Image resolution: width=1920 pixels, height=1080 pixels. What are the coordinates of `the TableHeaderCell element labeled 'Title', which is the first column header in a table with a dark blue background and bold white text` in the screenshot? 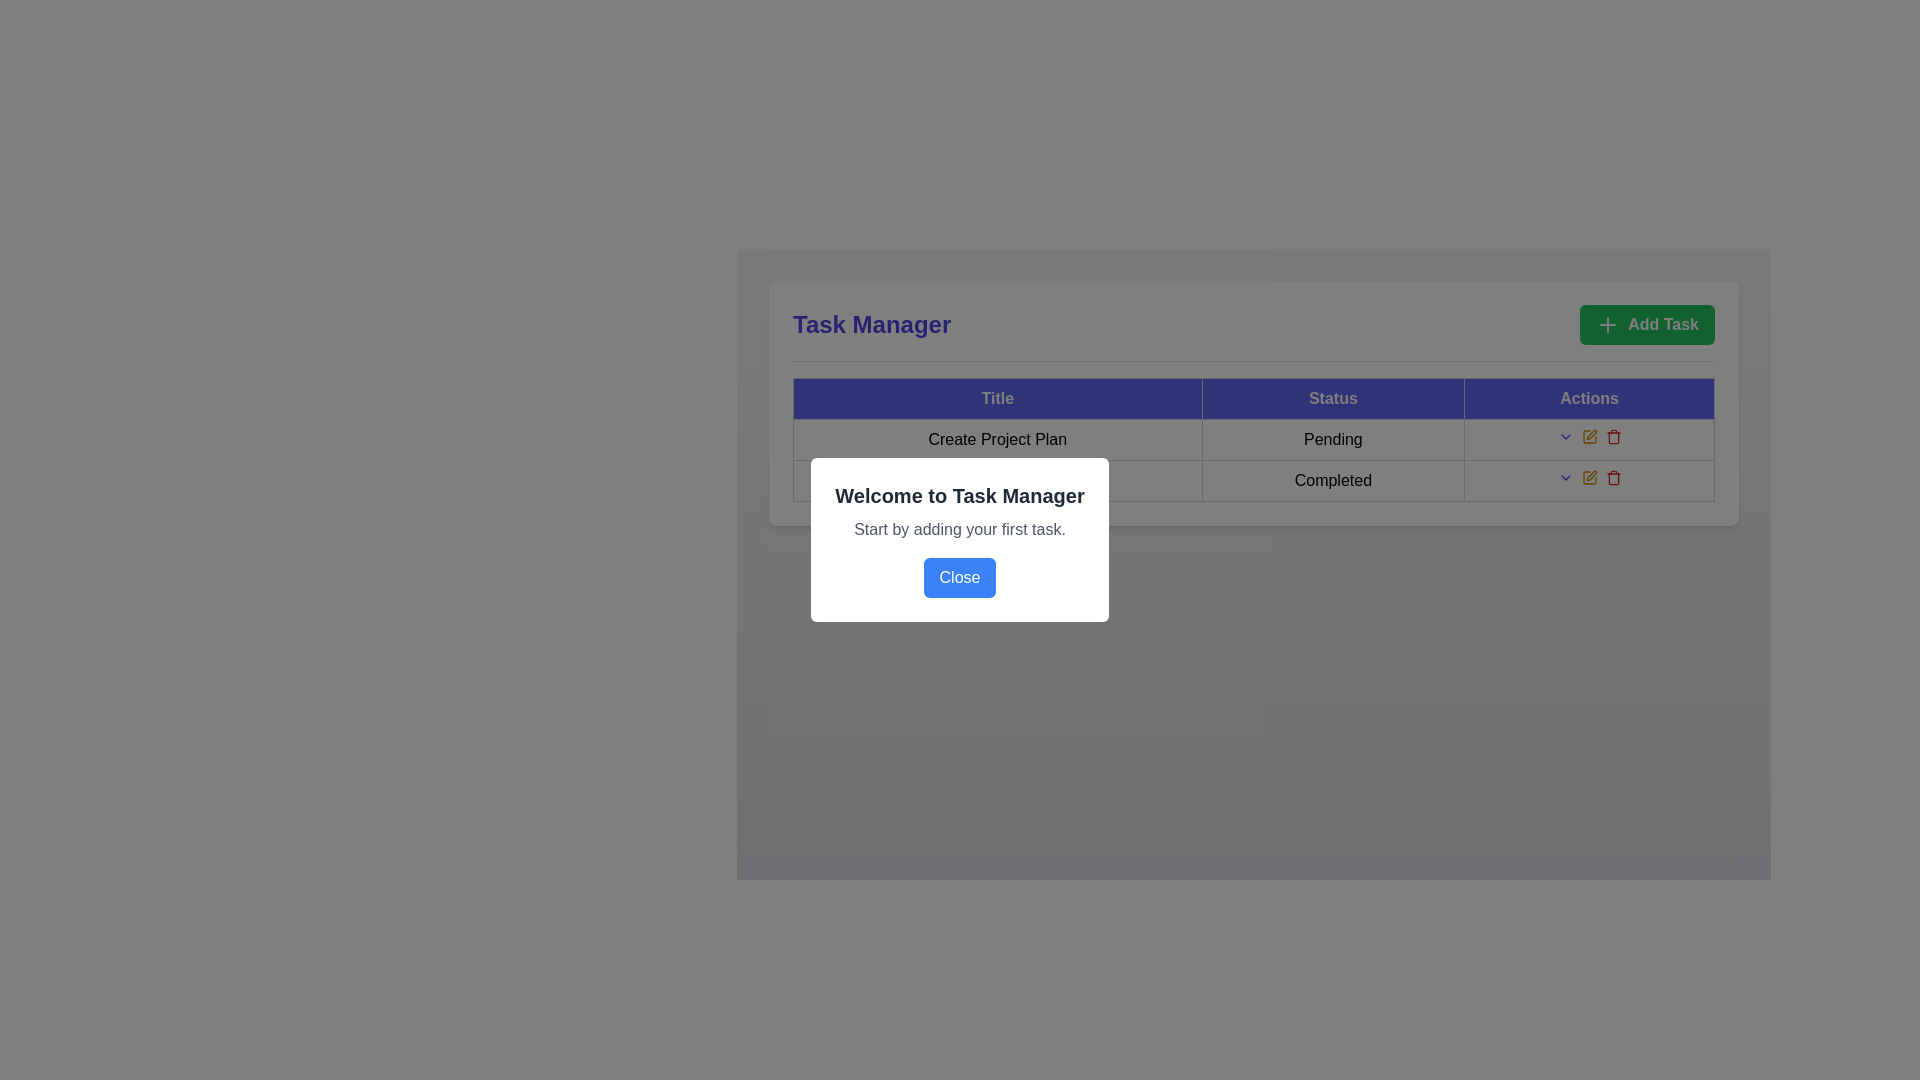 It's located at (997, 398).